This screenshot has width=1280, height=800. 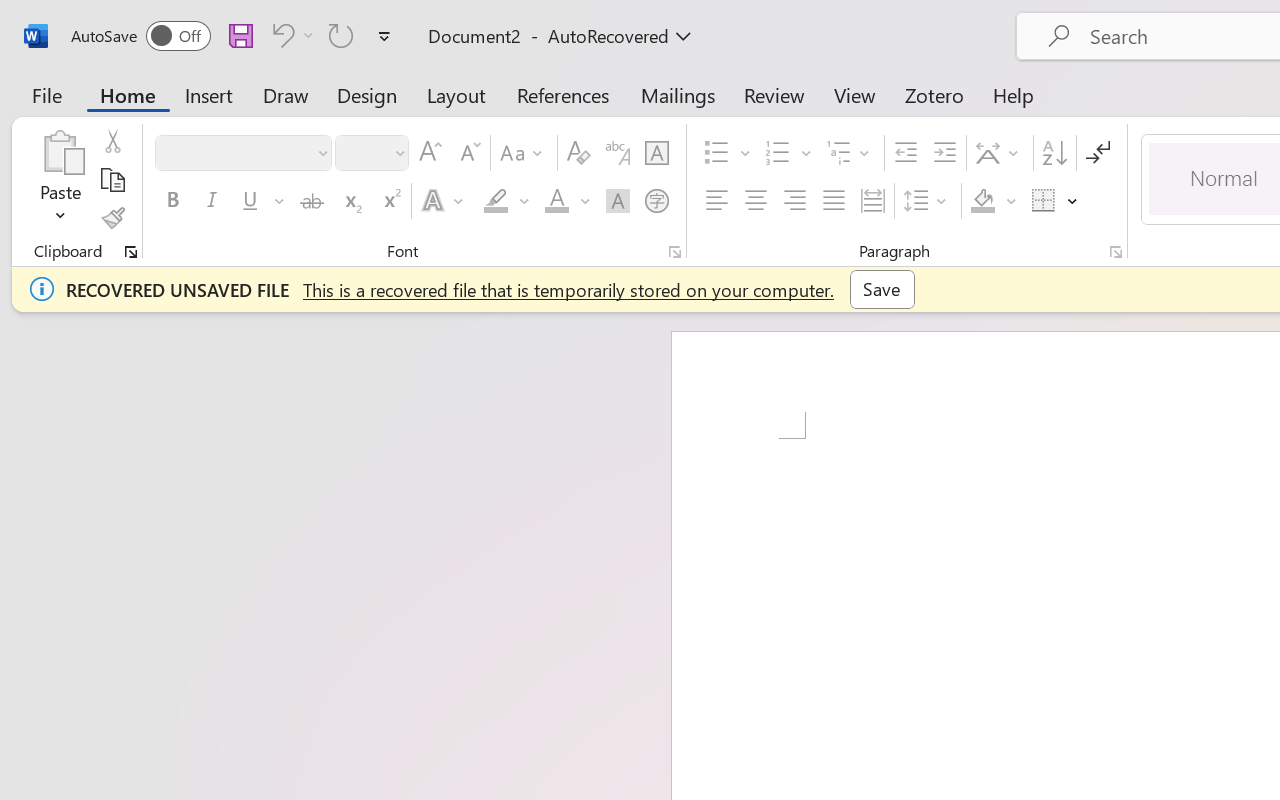 I want to click on 'Superscript', so click(x=390, y=201).